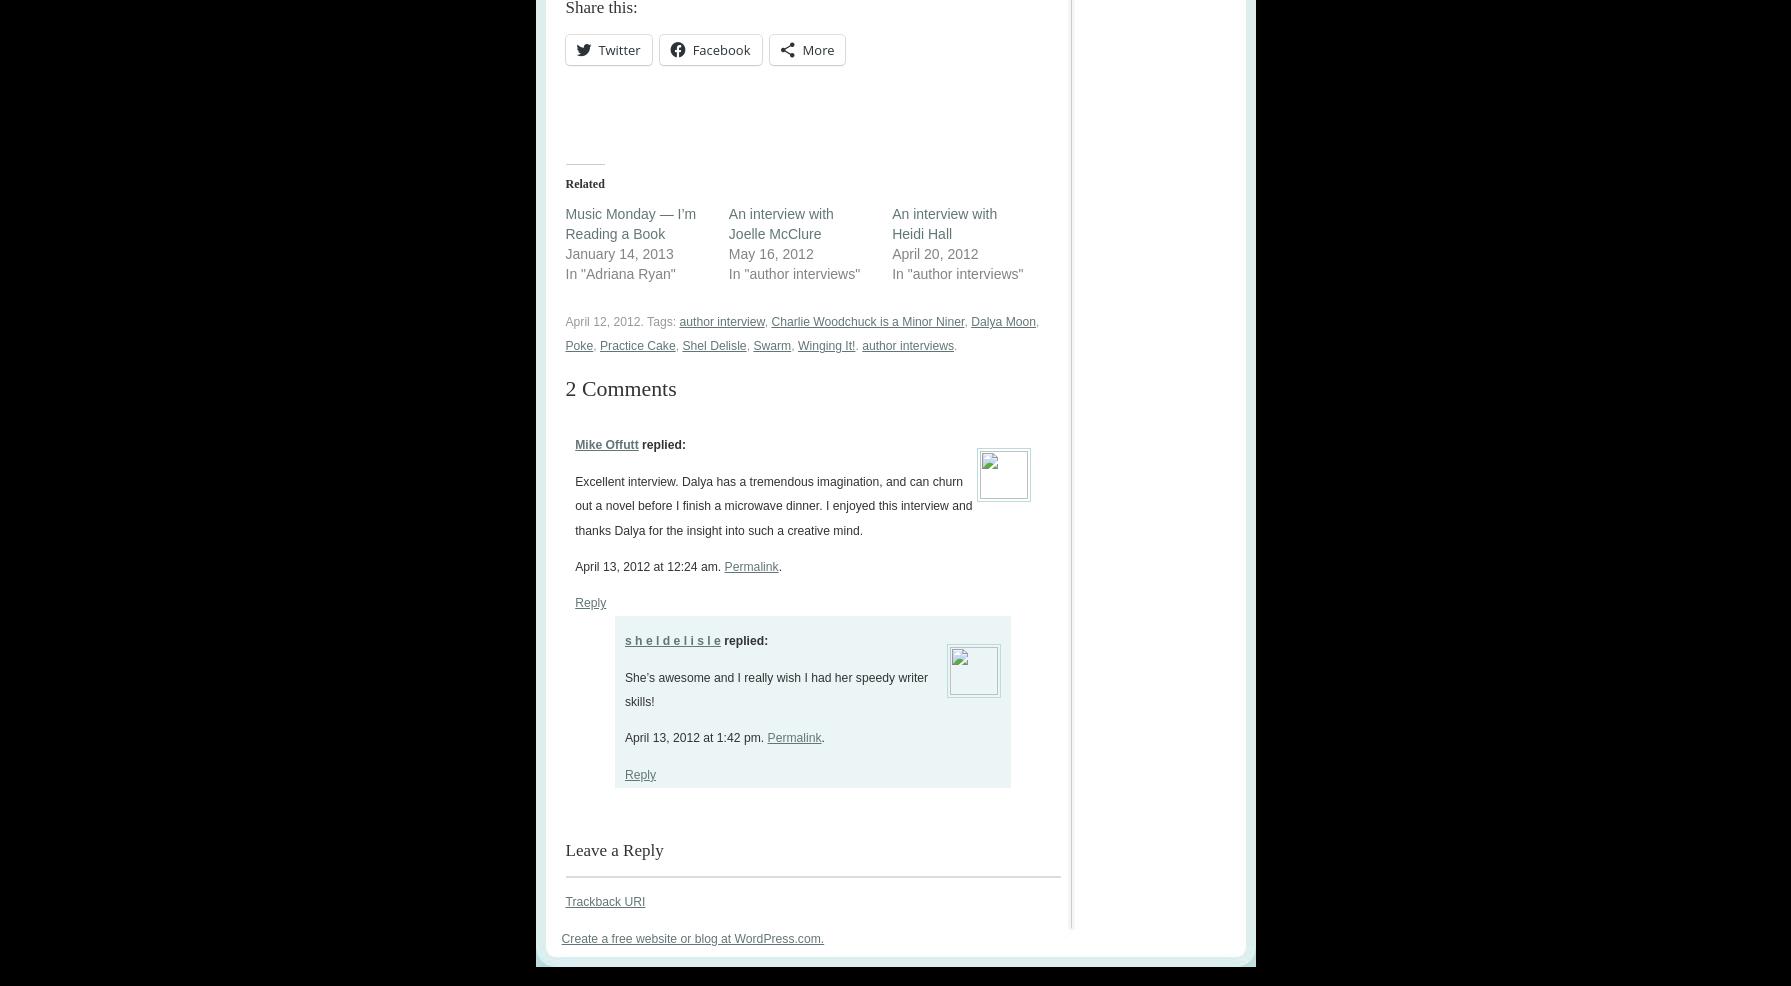  Describe the element at coordinates (773, 504) in the screenshot. I see `'Excellent interview. Dalya has a tremendous imagination, and can churn out a novel before I finish a microwave dinner. I enjoyed this interview and thanks Dalya for the insight into such a creative mind.'` at that location.